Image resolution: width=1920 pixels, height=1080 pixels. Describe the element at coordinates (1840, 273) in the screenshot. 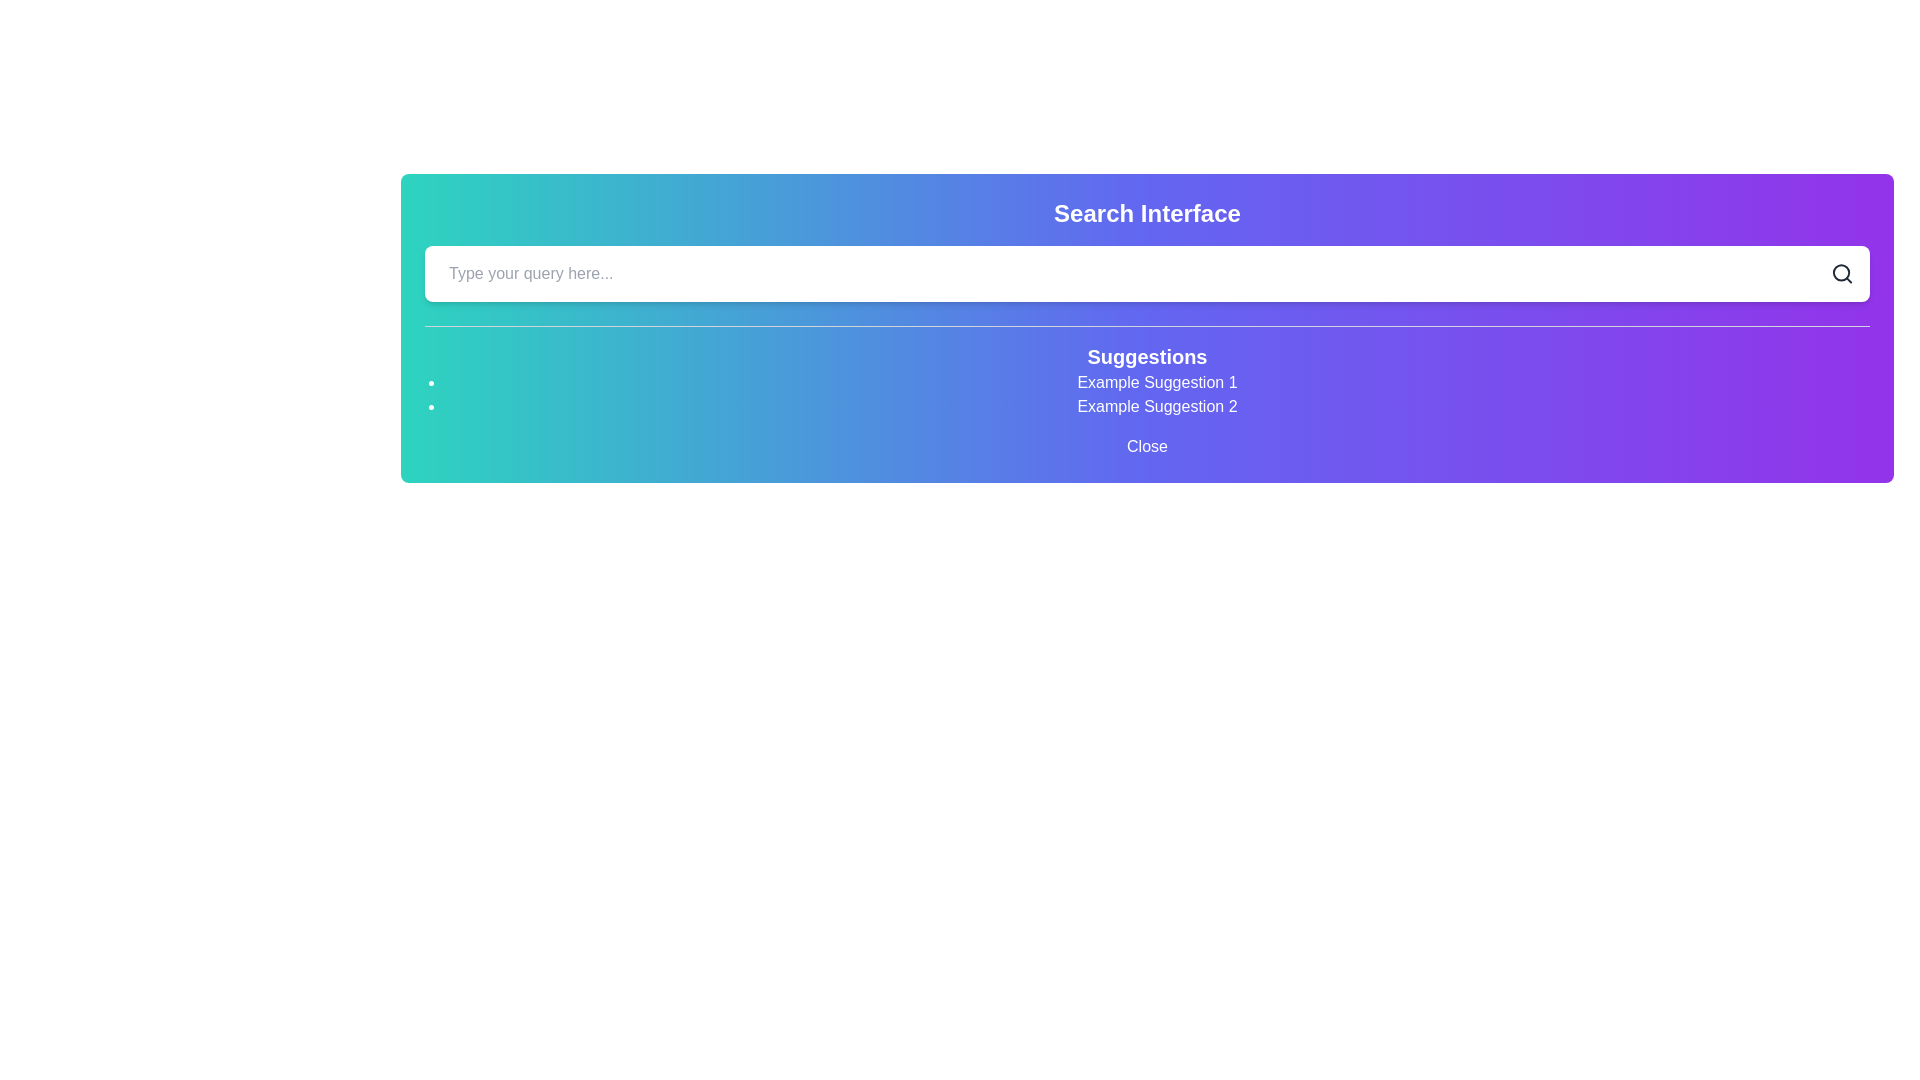

I see `the search icon's circle, which represents the magnifying glass, to trigger a search action` at that location.